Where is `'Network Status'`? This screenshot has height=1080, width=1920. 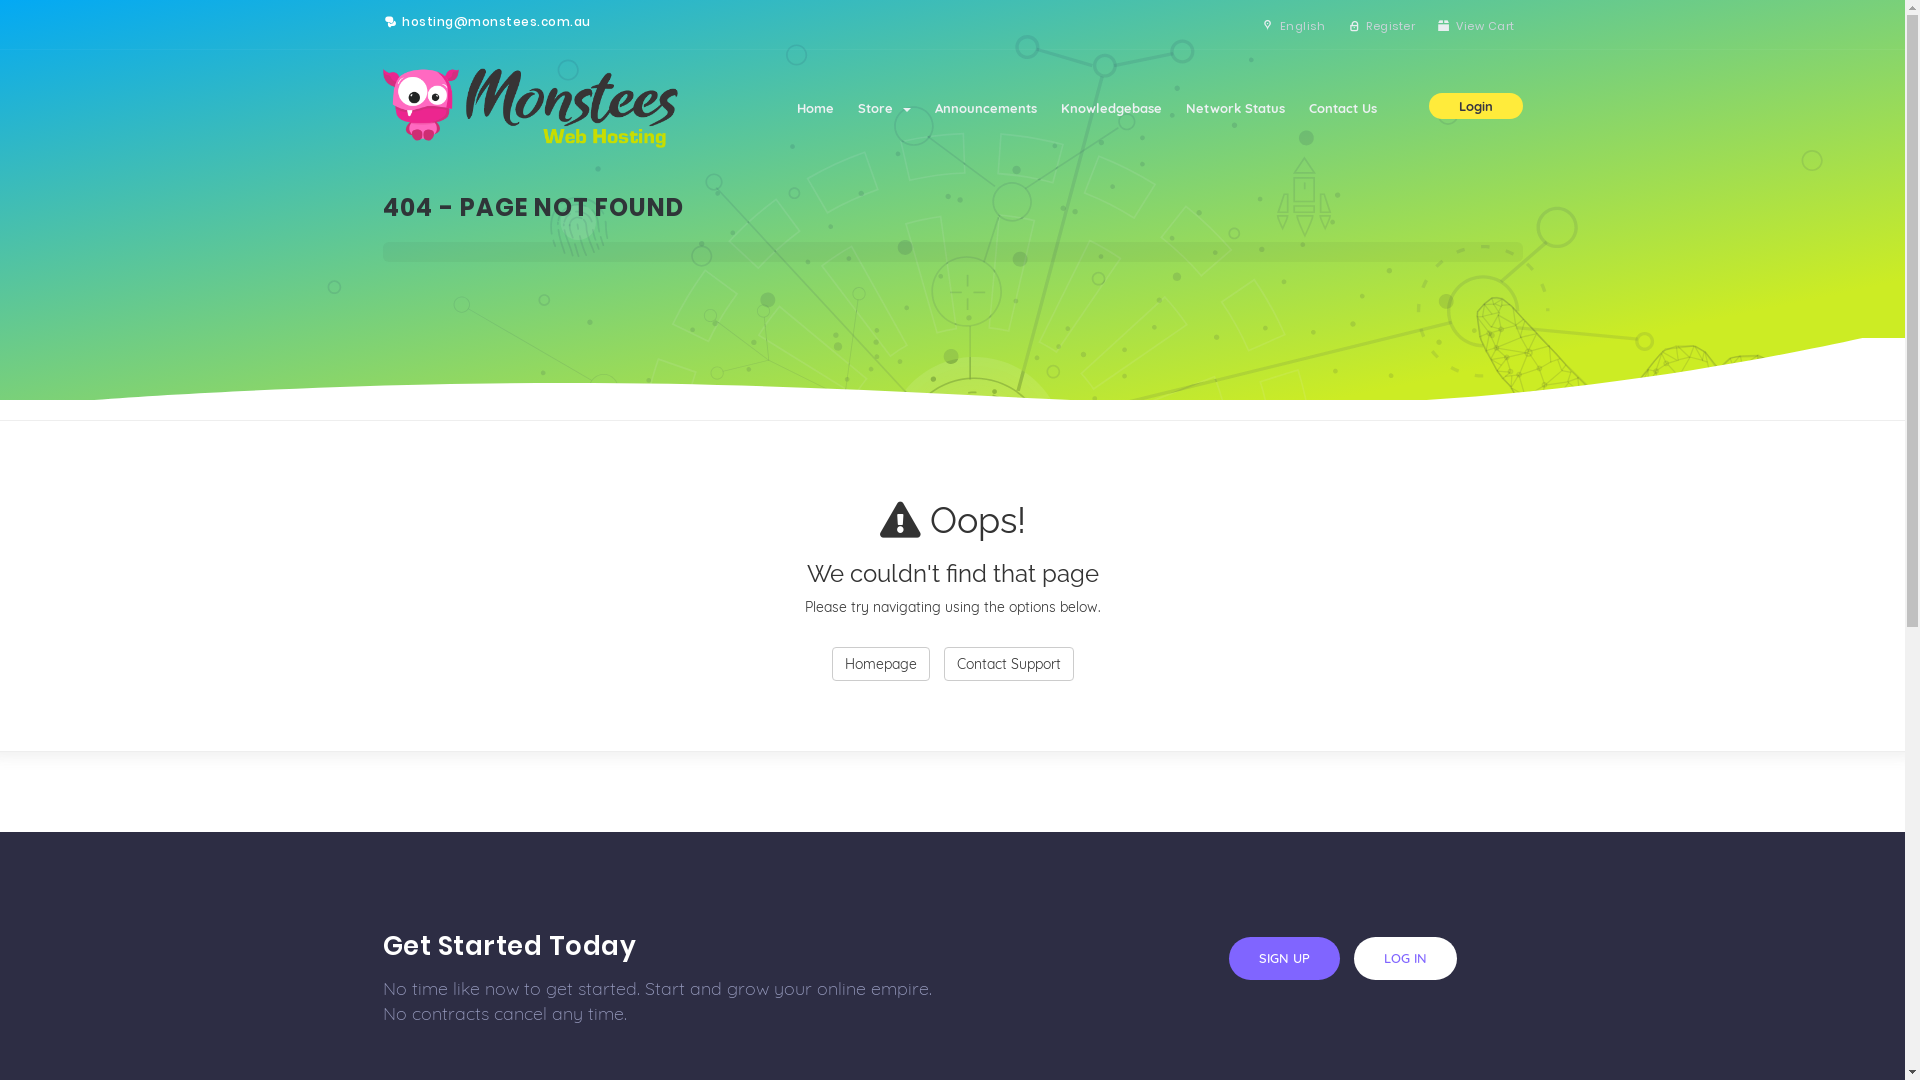
'Network Status' is located at coordinates (1234, 108).